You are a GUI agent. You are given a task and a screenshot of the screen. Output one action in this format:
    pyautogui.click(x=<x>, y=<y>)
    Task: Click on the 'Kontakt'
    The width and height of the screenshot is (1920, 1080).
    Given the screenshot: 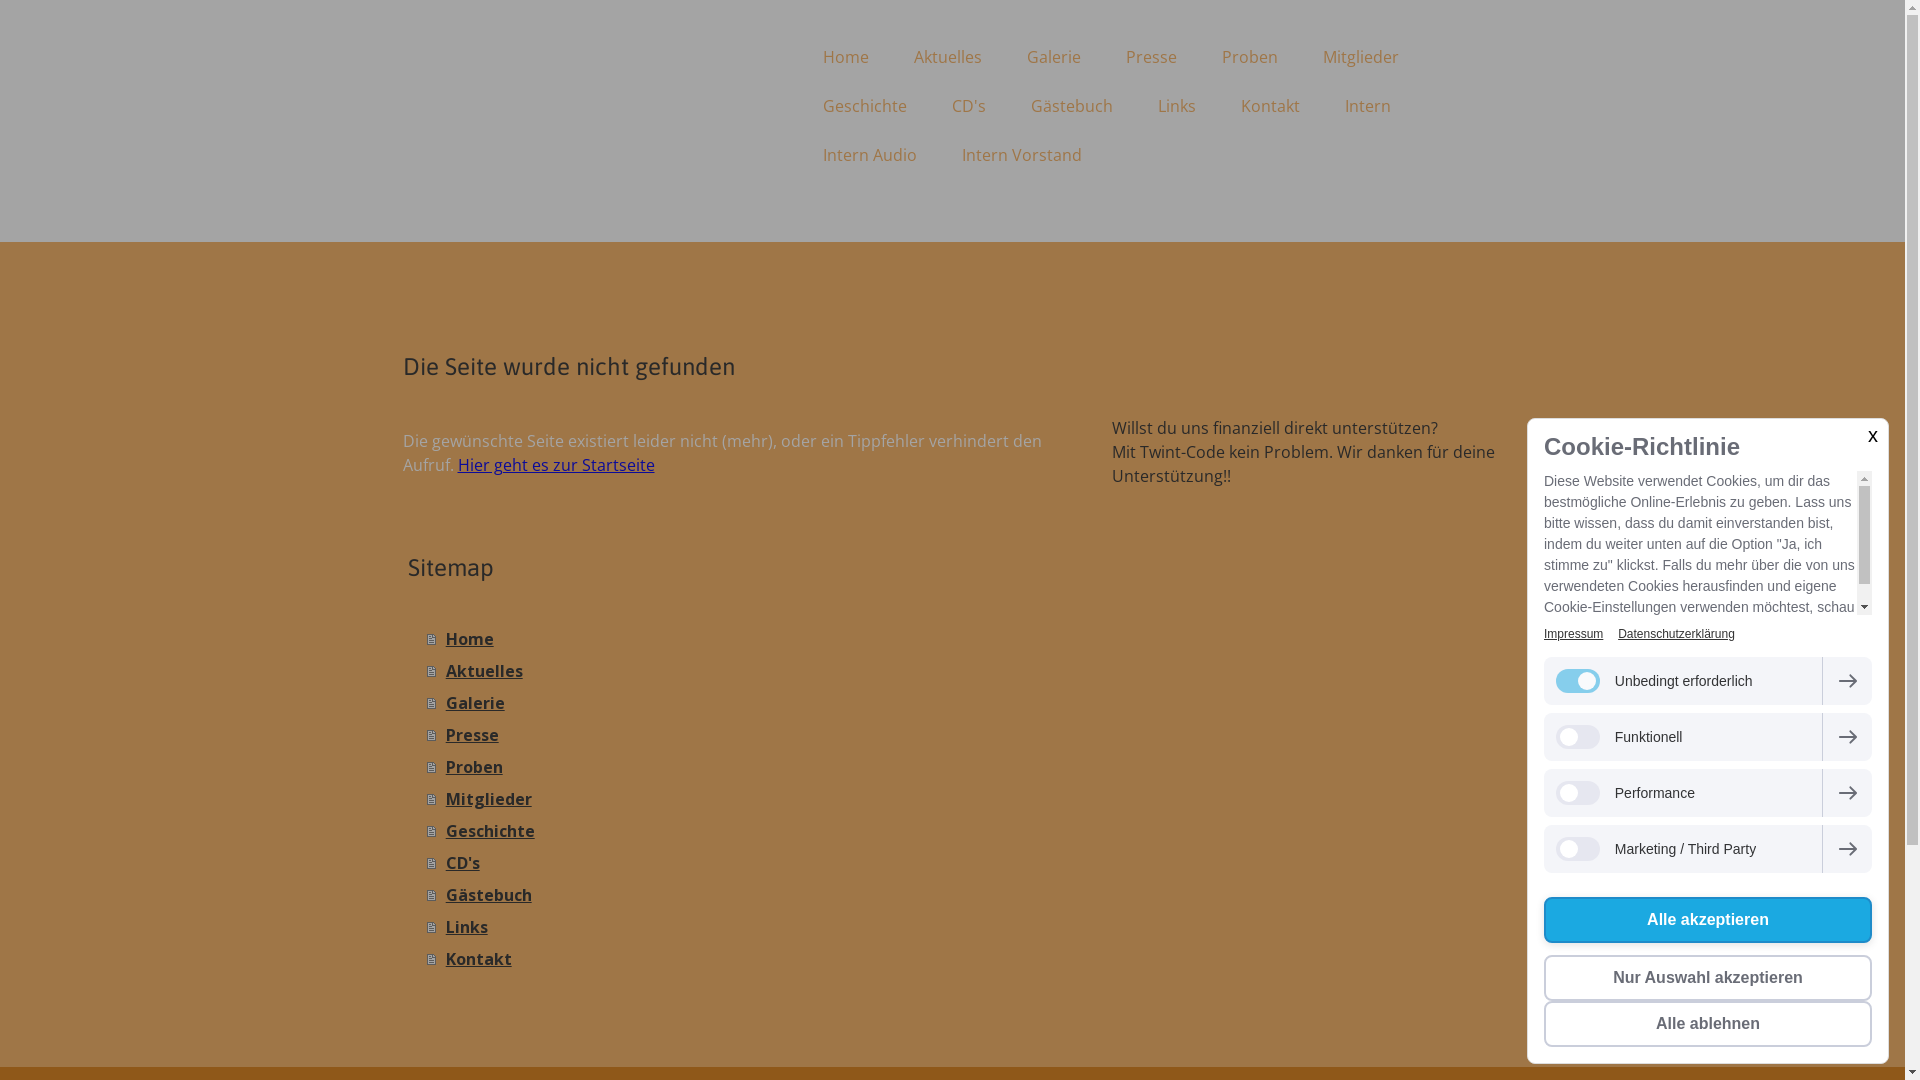 What is the action you would take?
    pyautogui.click(x=1268, y=105)
    